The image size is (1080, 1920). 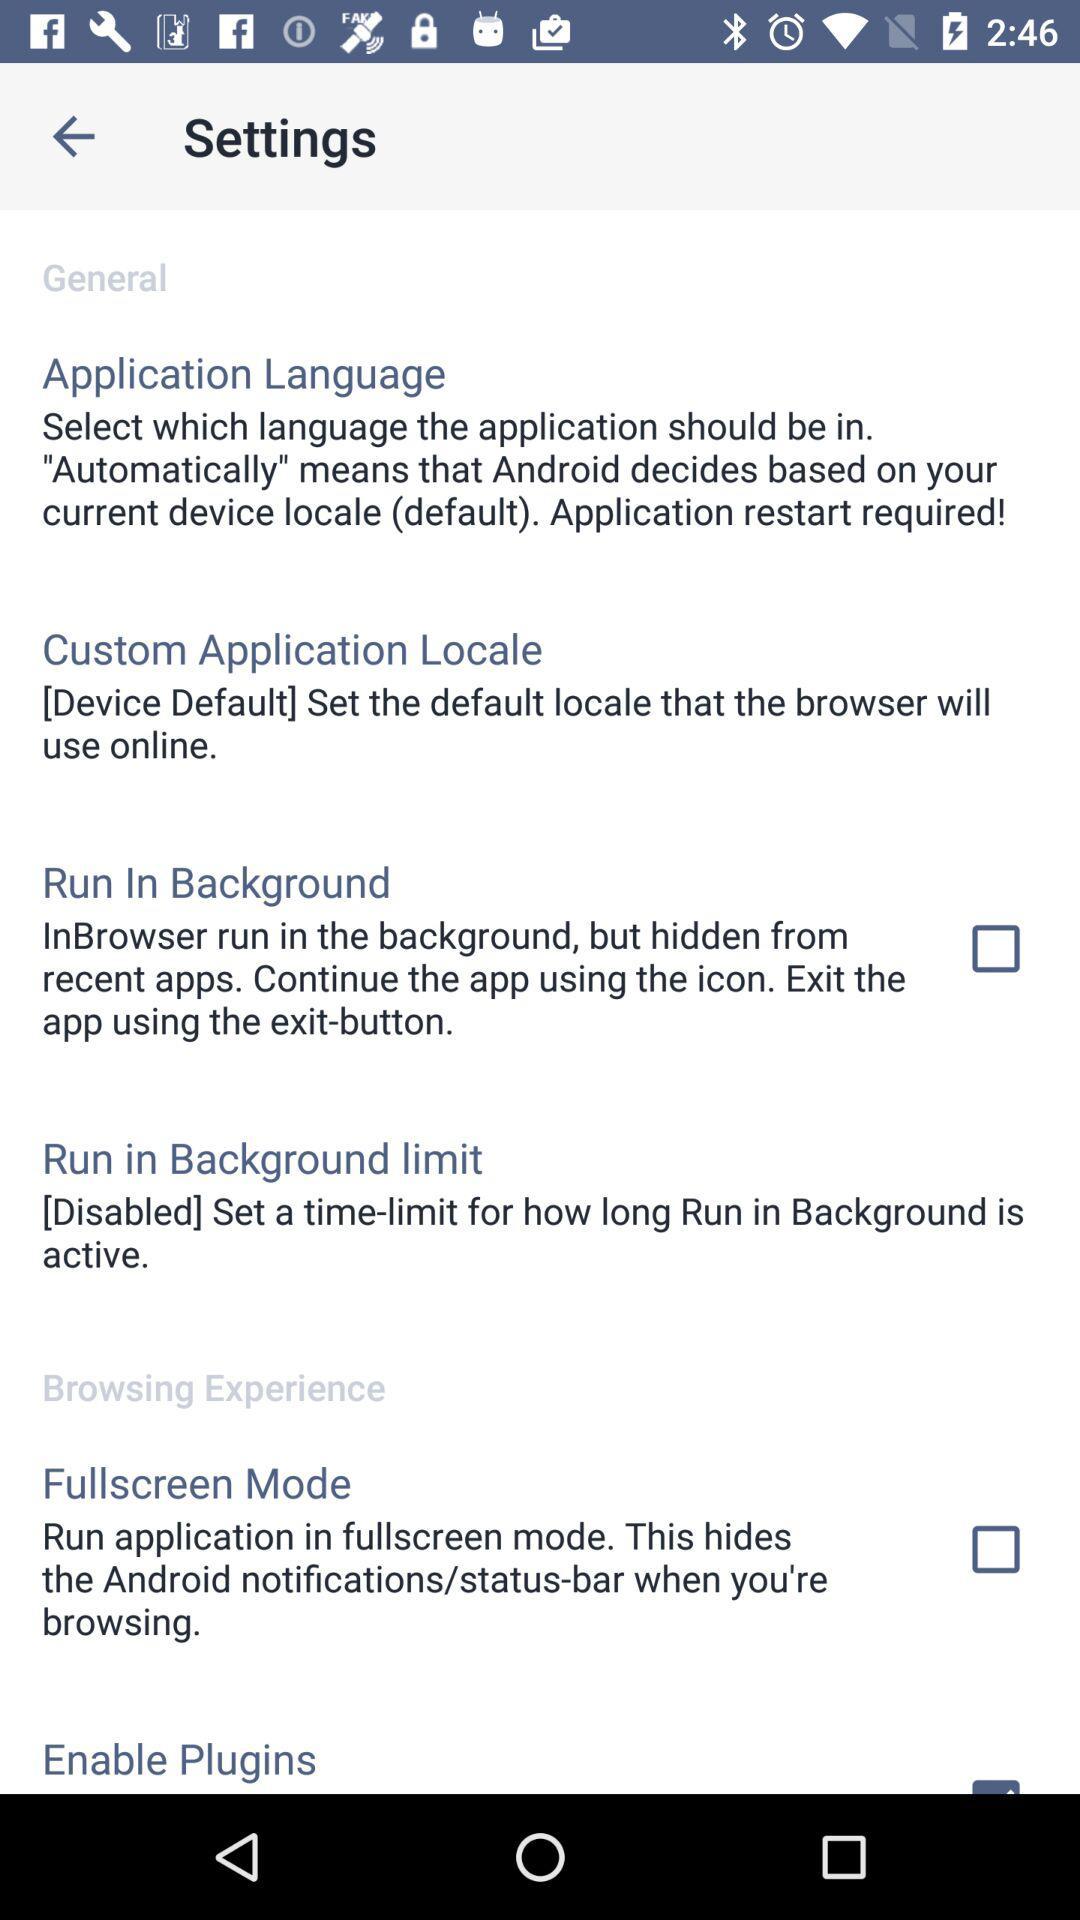 I want to click on the icon below application language app, so click(x=540, y=467).